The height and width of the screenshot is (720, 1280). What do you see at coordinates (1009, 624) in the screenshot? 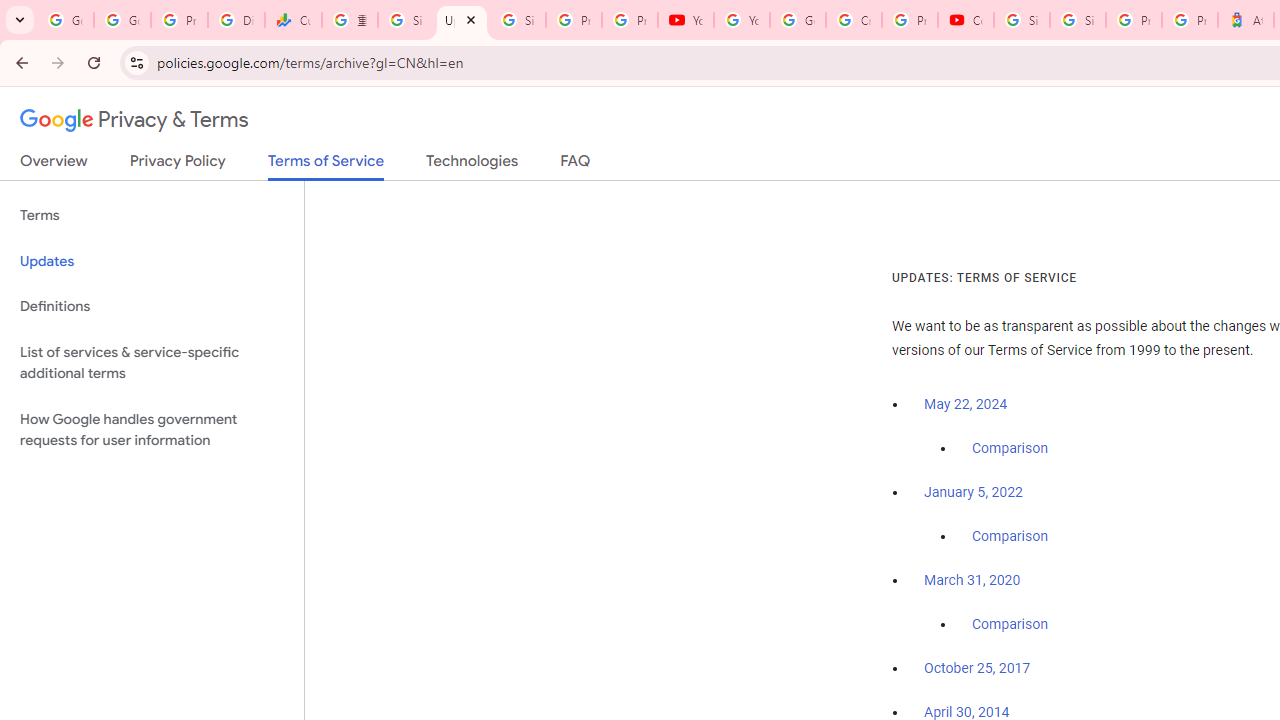
I see `'Comparison'` at bounding box center [1009, 624].